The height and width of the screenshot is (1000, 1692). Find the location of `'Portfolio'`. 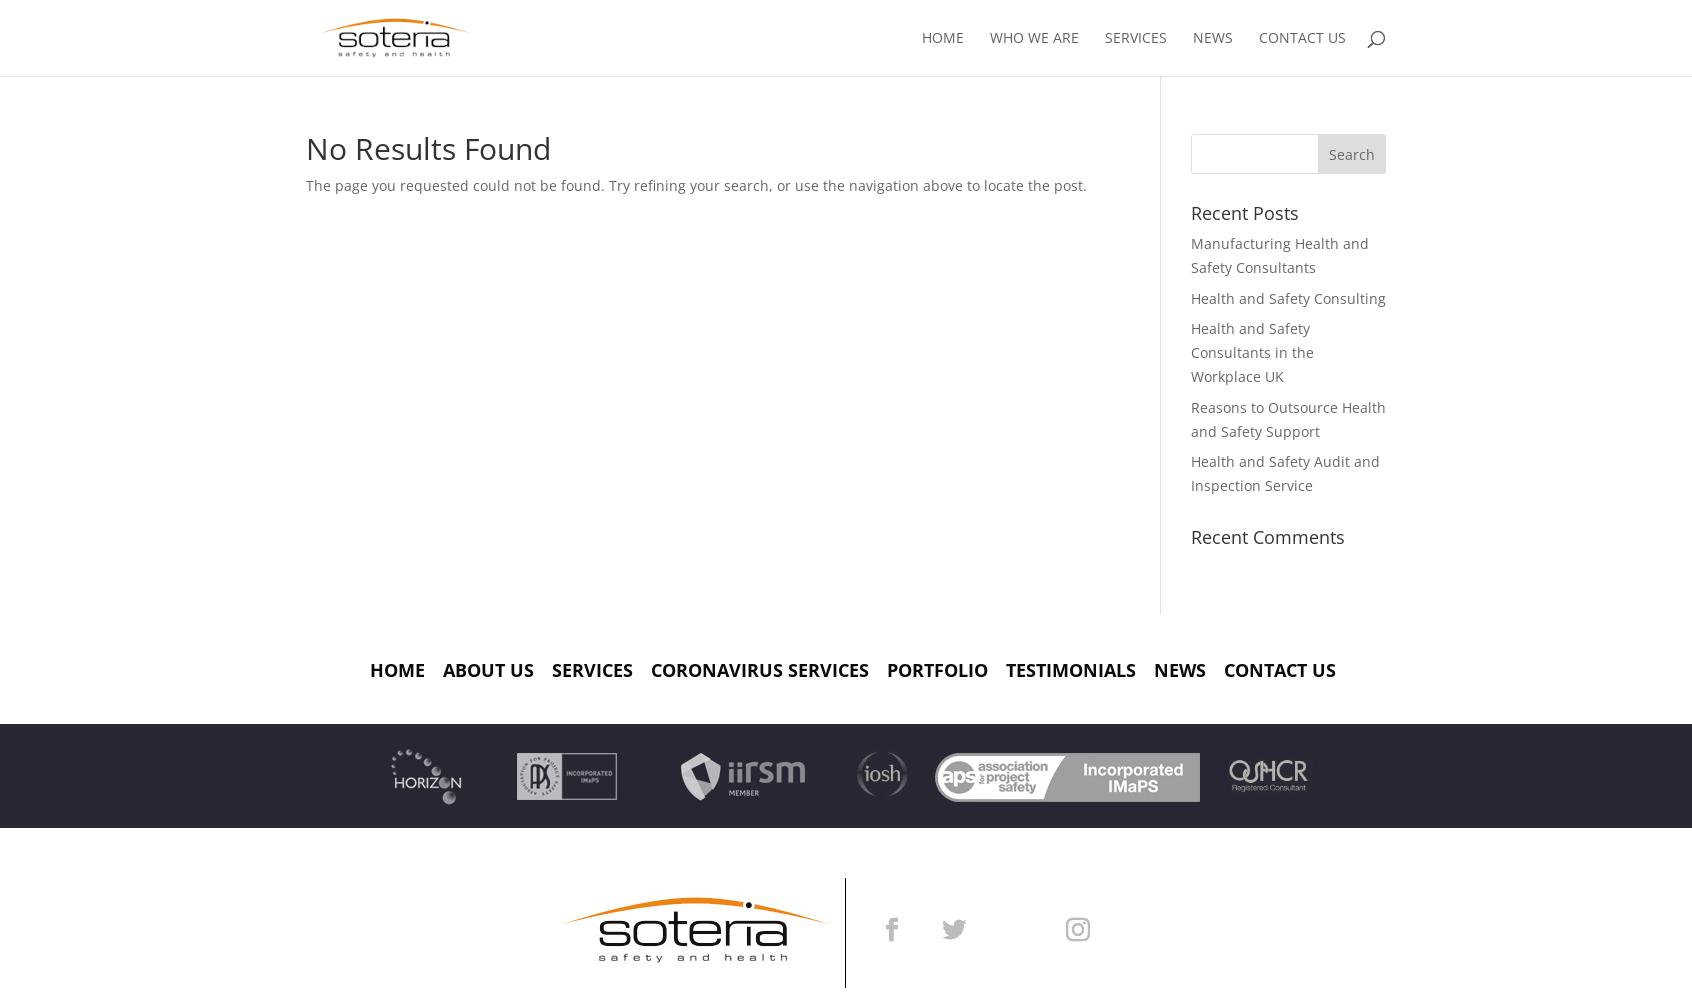

'Portfolio' is located at coordinates (937, 669).